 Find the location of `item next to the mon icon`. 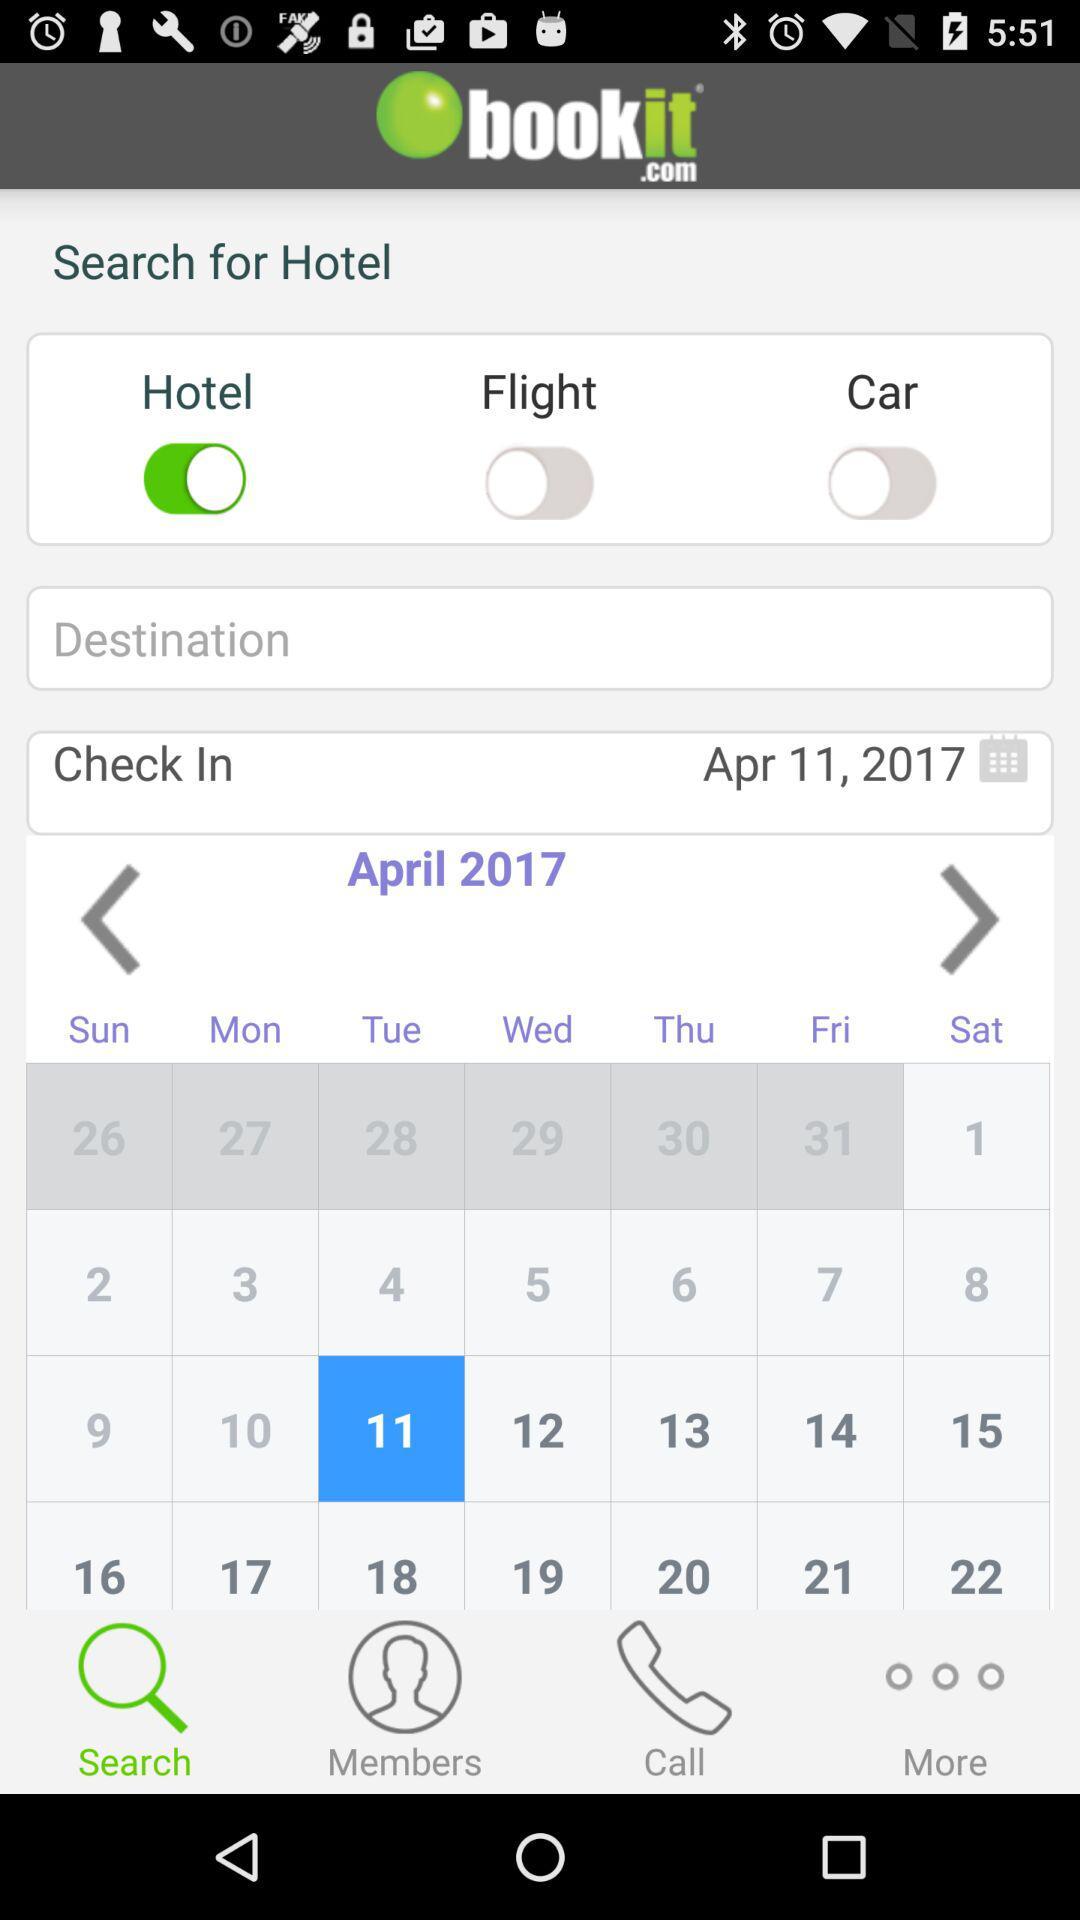

item next to the mon icon is located at coordinates (391, 1136).